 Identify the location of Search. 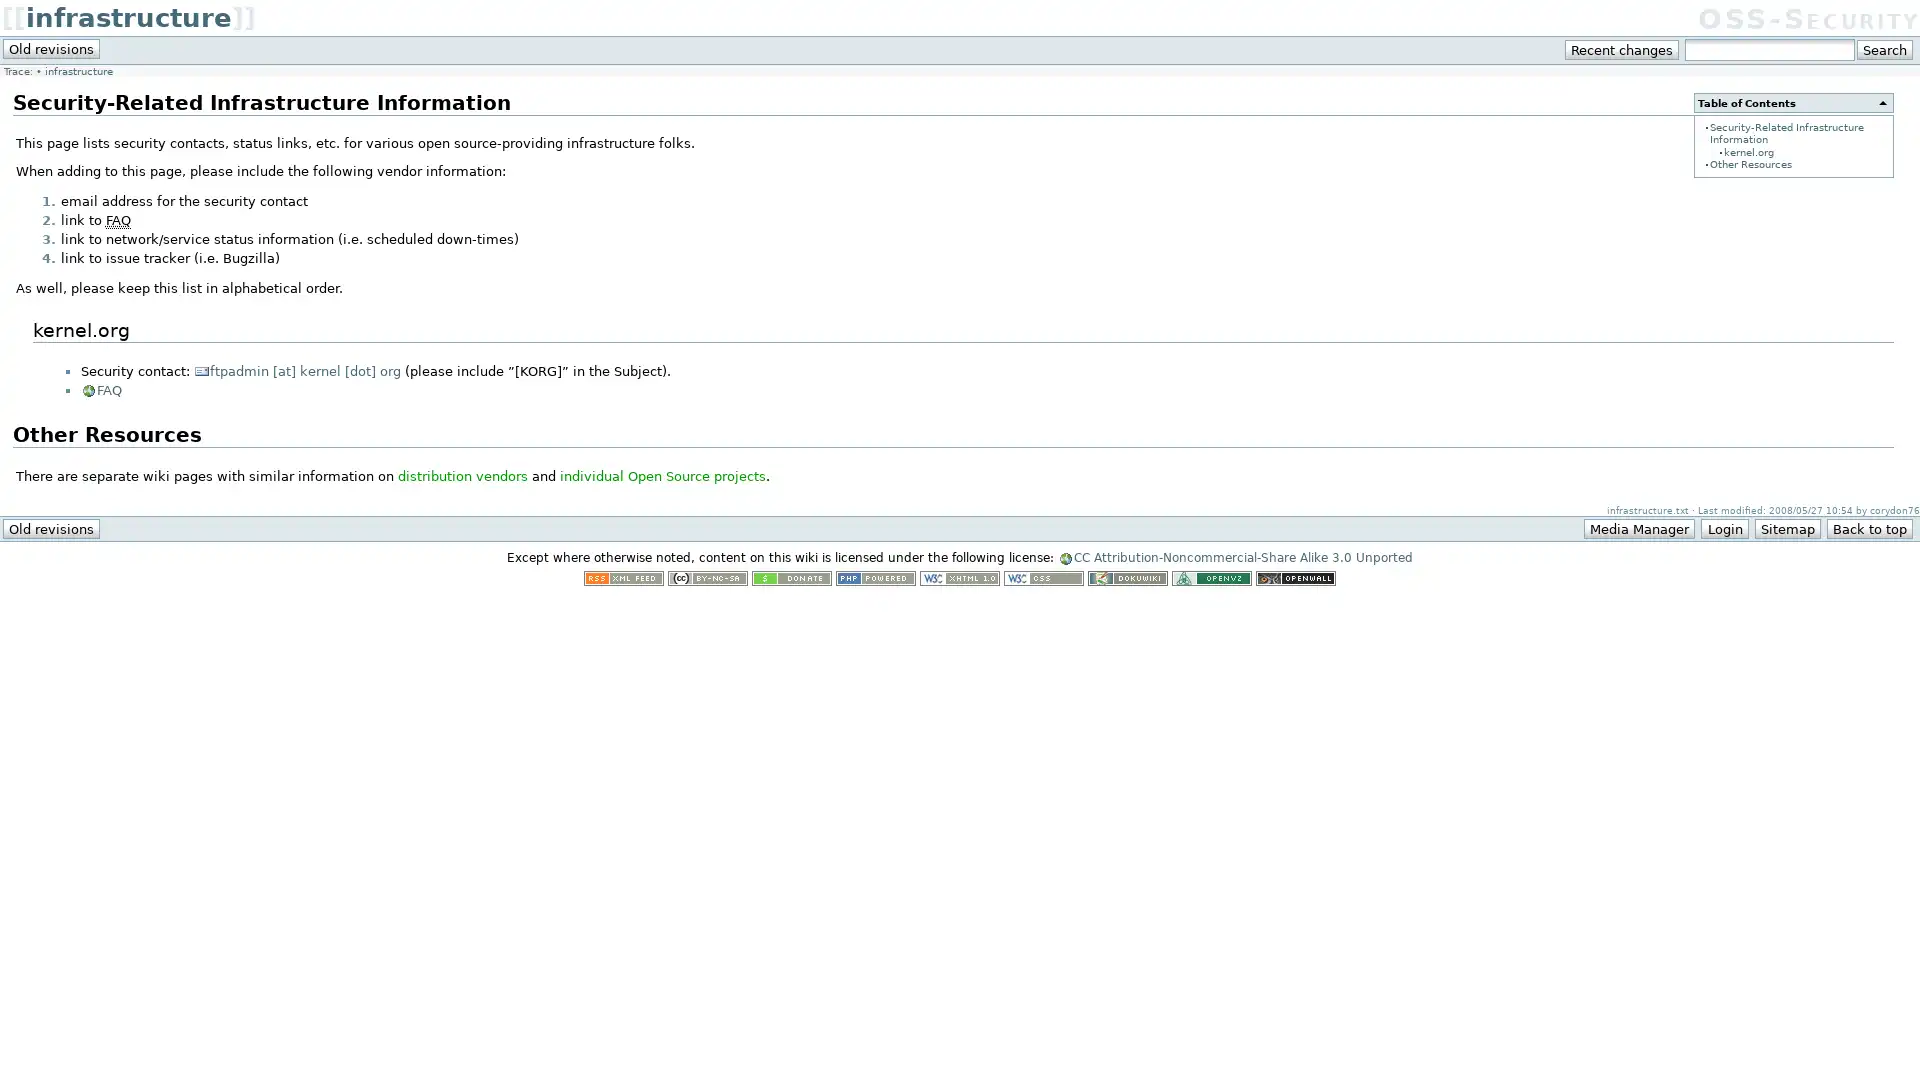
(1883, 49).